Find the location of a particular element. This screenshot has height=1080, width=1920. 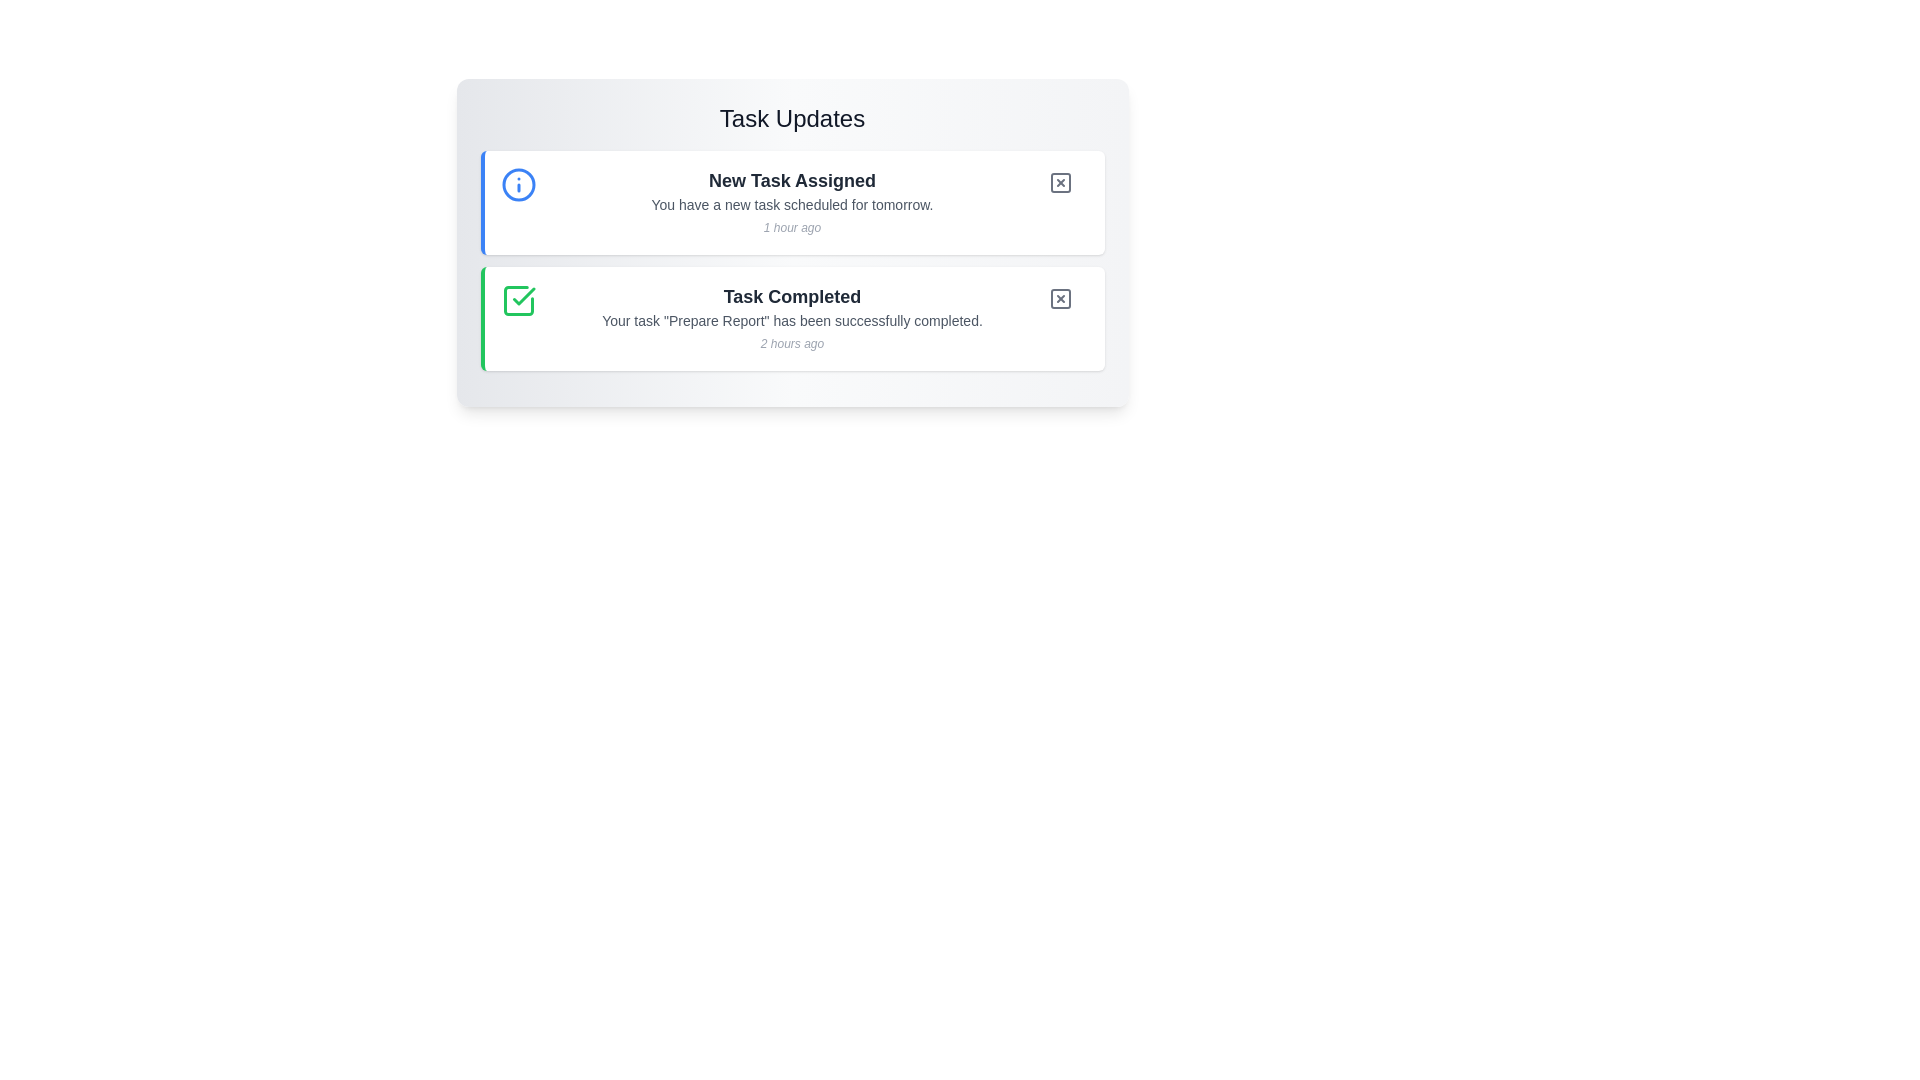

the header text 'Task Updates', which is styled with a large, bold, dark gray font and located at the top center of the interface within a rounded, shadowed card is located at coordinates (791, 119).